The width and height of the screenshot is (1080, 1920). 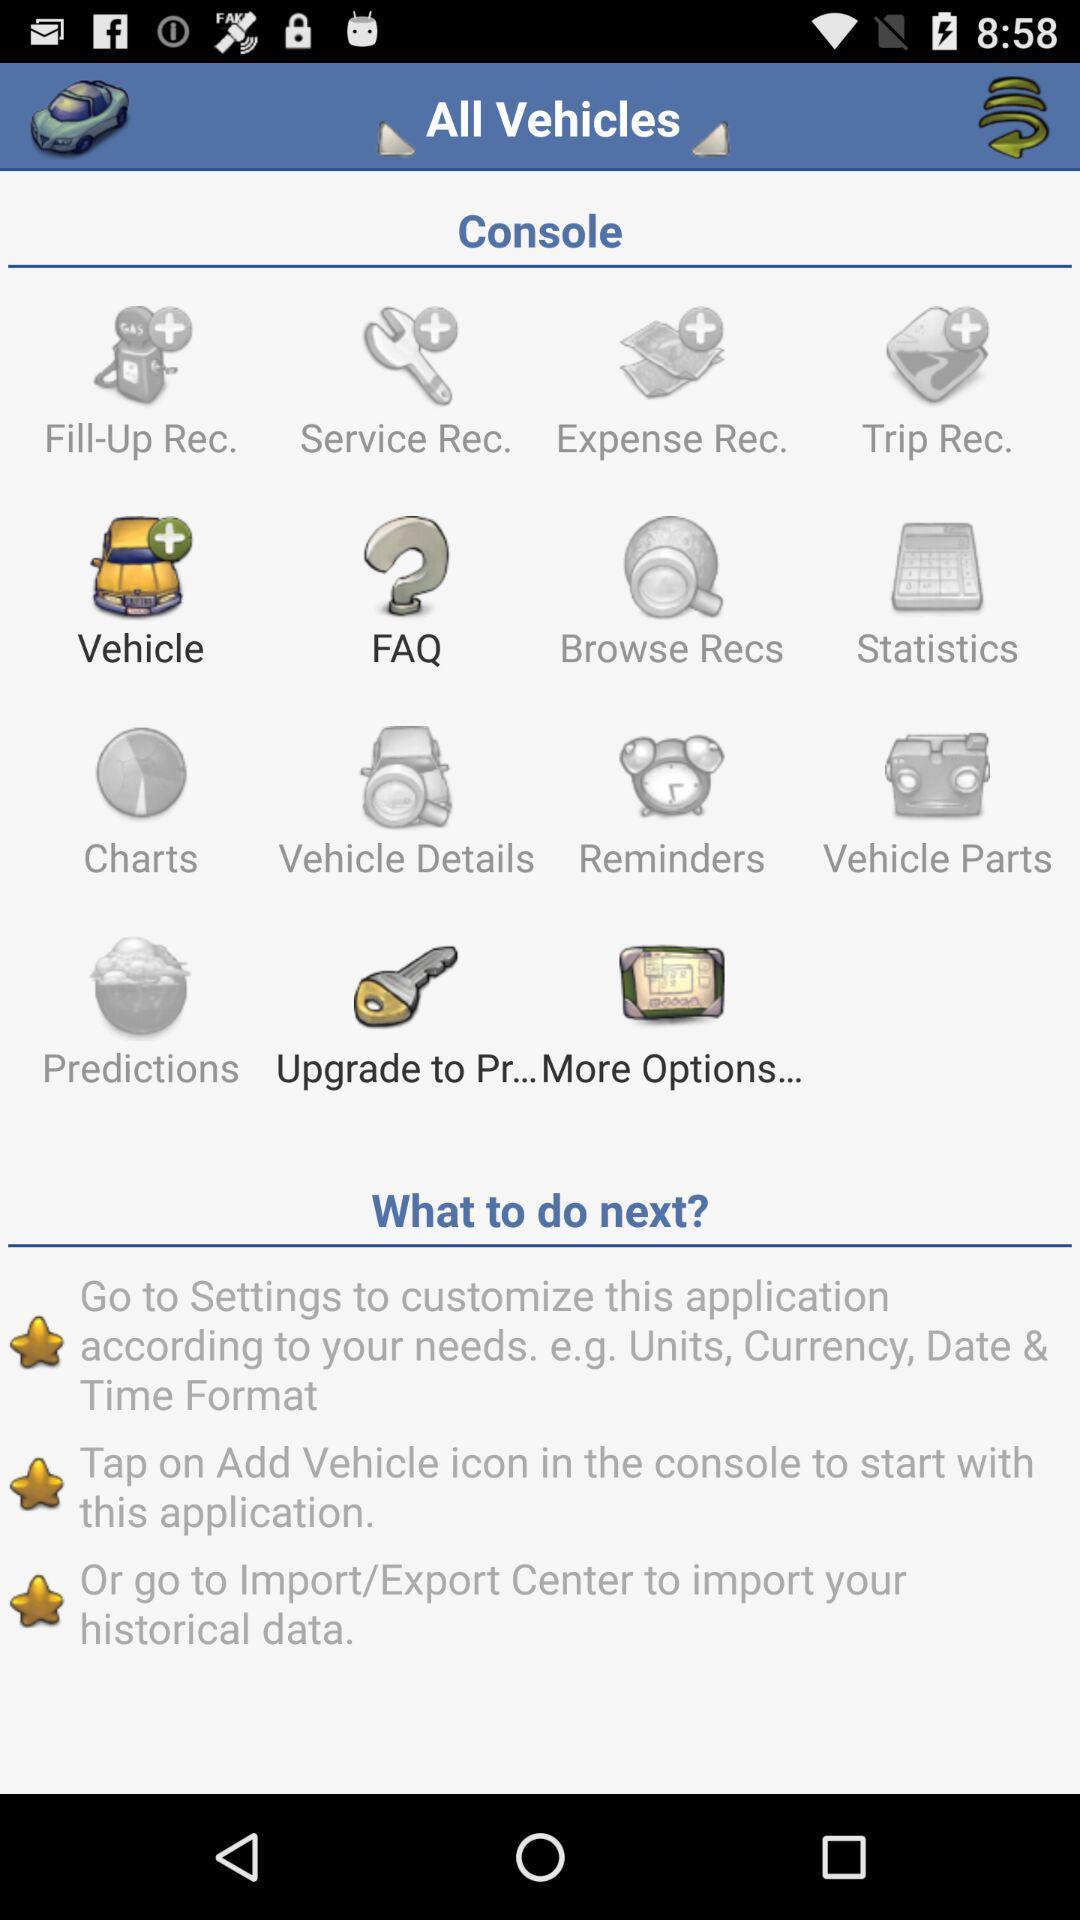 What do you see at coordinates (671, 600) in the screenshot?
I see `the browse recs icon` at bounding box center [671, 600].